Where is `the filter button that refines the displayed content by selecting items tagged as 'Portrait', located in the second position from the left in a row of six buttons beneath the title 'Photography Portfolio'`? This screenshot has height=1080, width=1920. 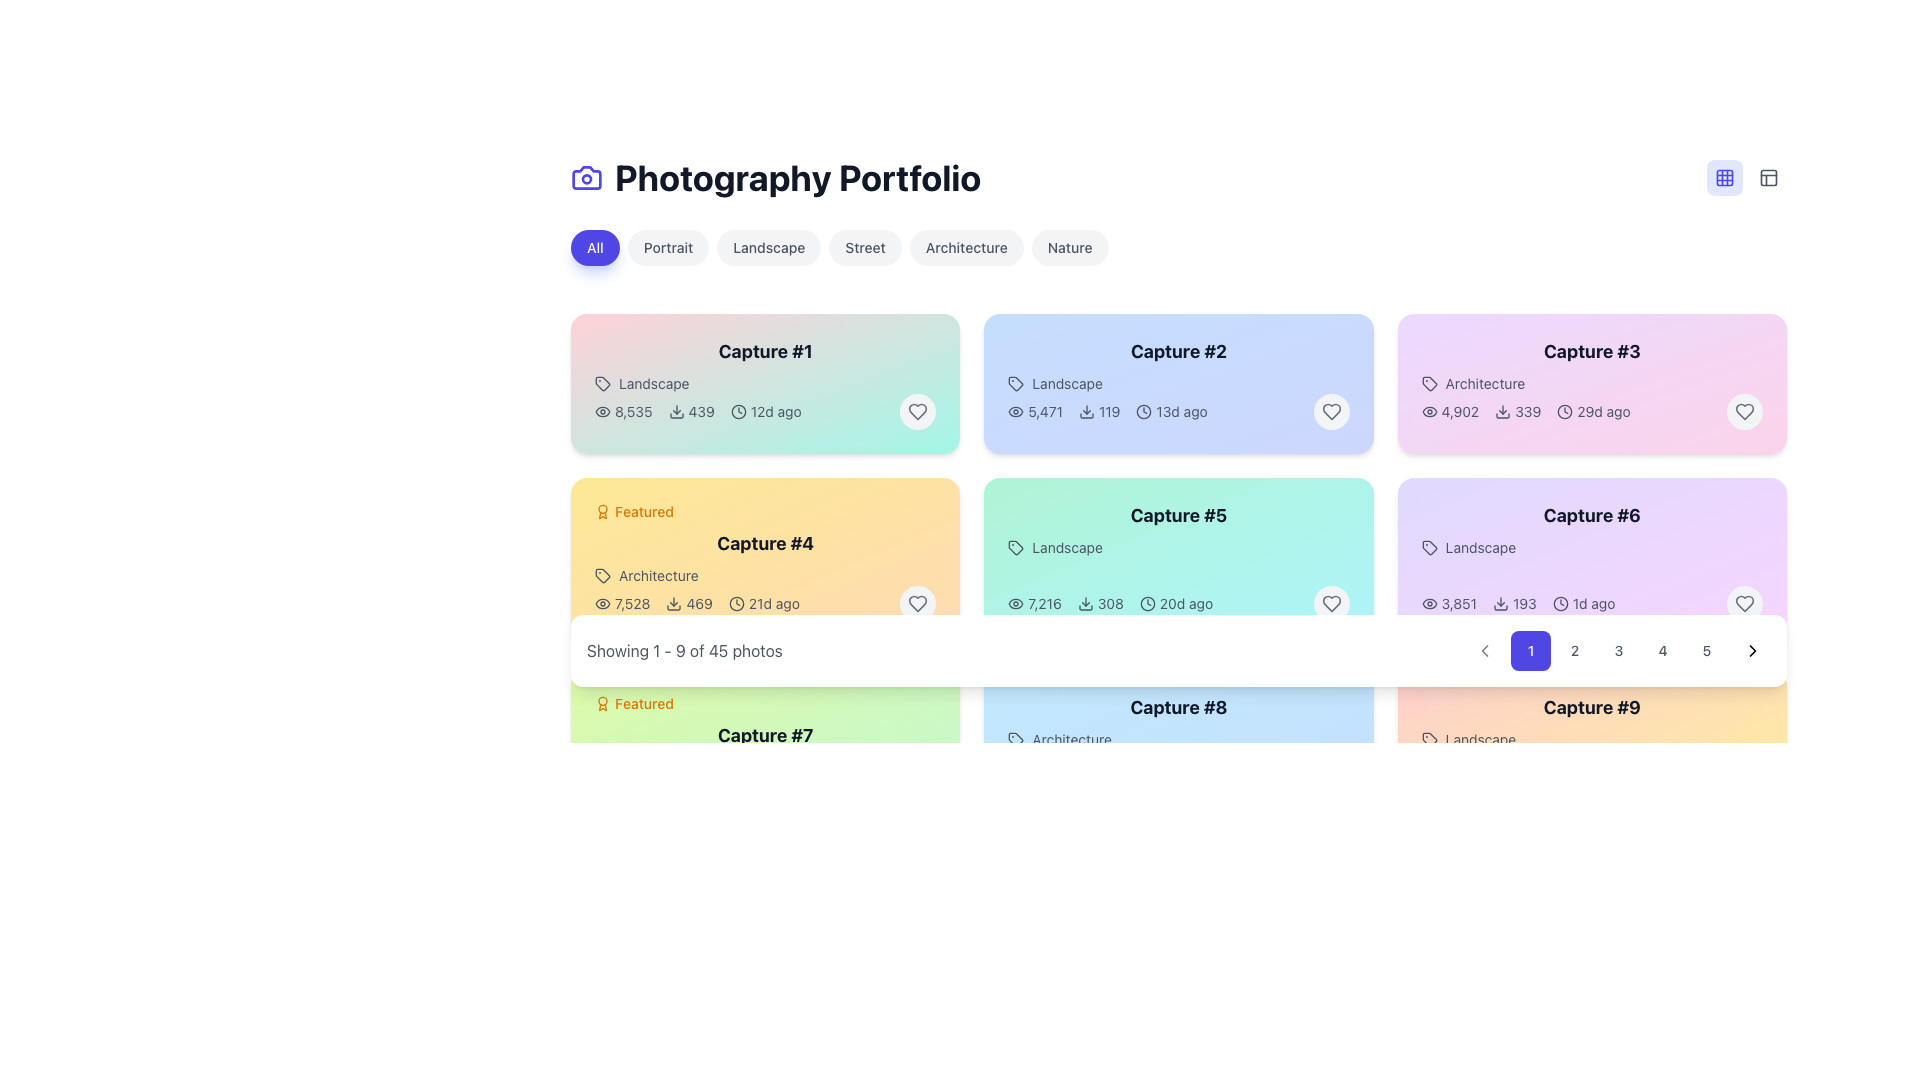
the filter button that refines the displayed content by selecting items tagged as 'Portrait', located in the second position from the left in a row of six buttons beneath the title 'Photography Portfolio' is located at coordinates (668, 246).